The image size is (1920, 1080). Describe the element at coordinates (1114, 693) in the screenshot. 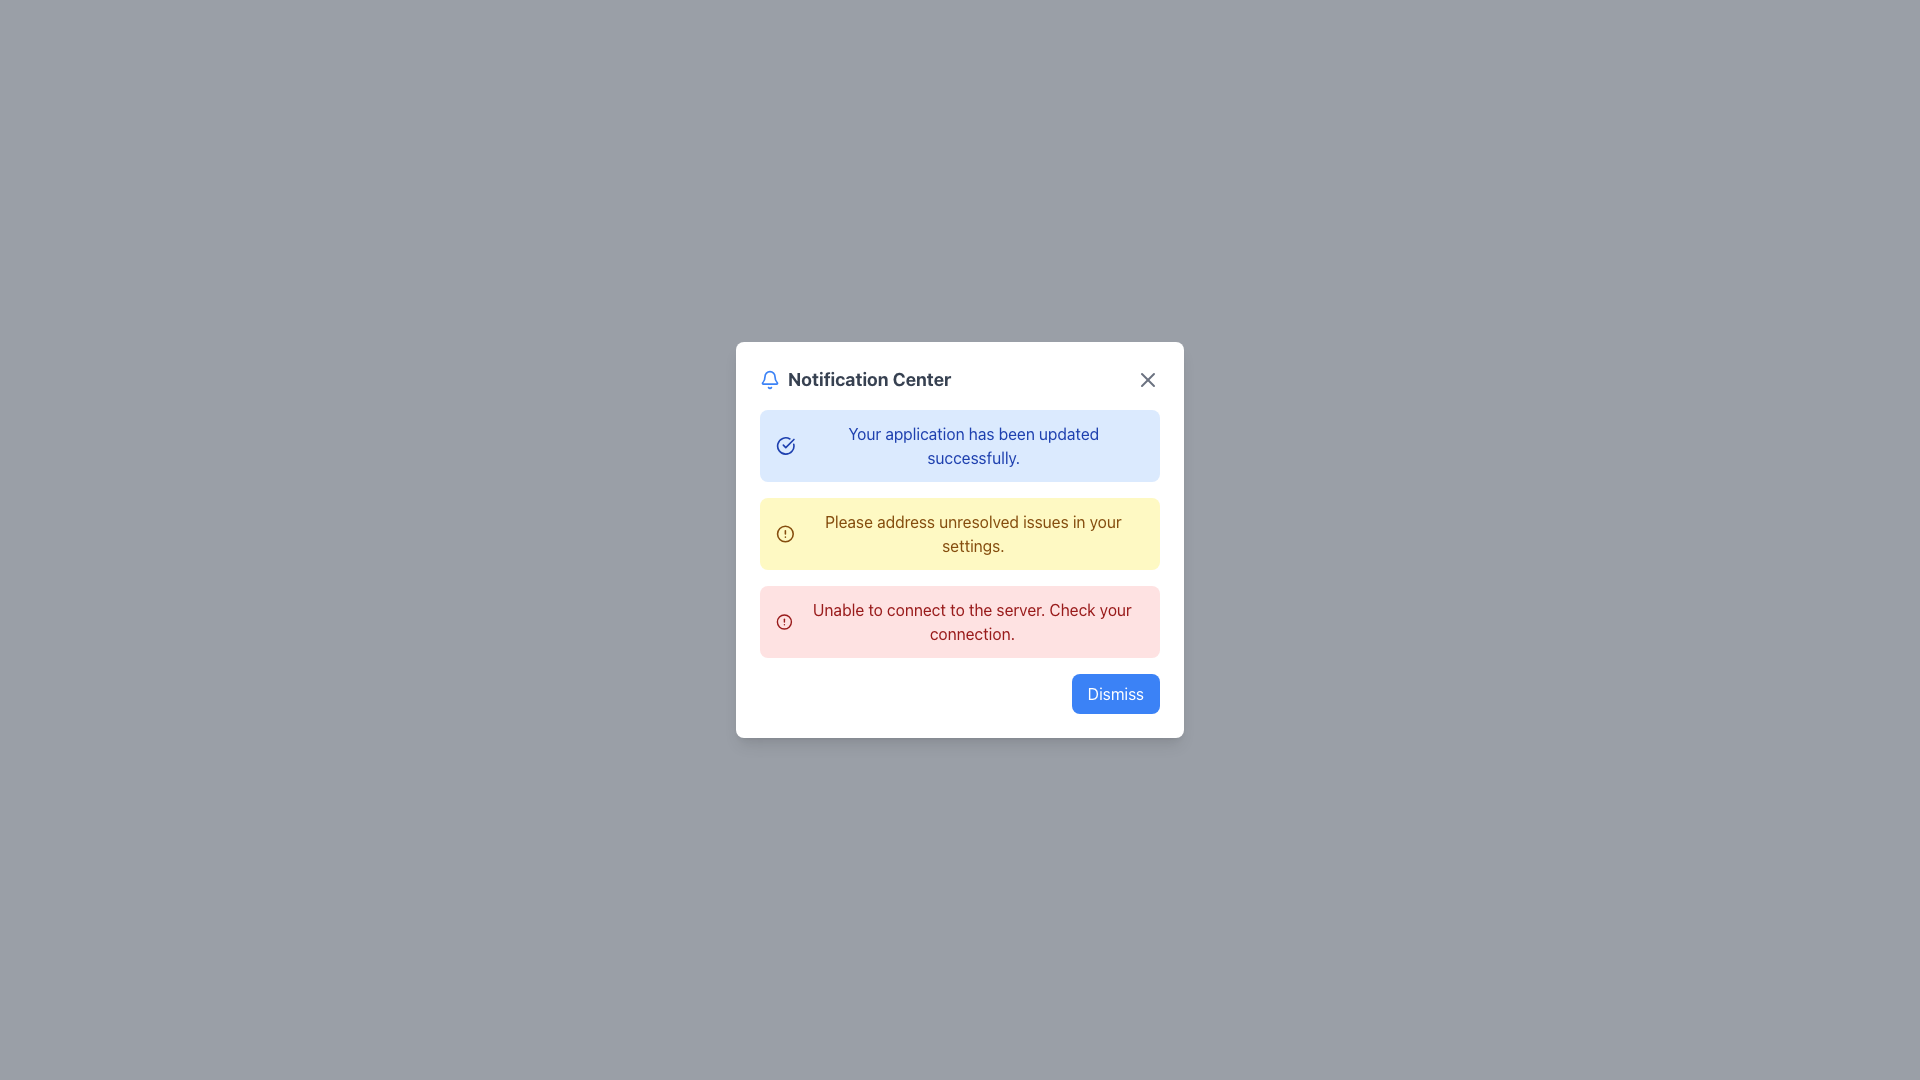

I see `the rectangular button with a blue background and white text labeled 'Dismiss' located at the bottom-right corner of the notification modal to trigger its visual hover effect` at that location.